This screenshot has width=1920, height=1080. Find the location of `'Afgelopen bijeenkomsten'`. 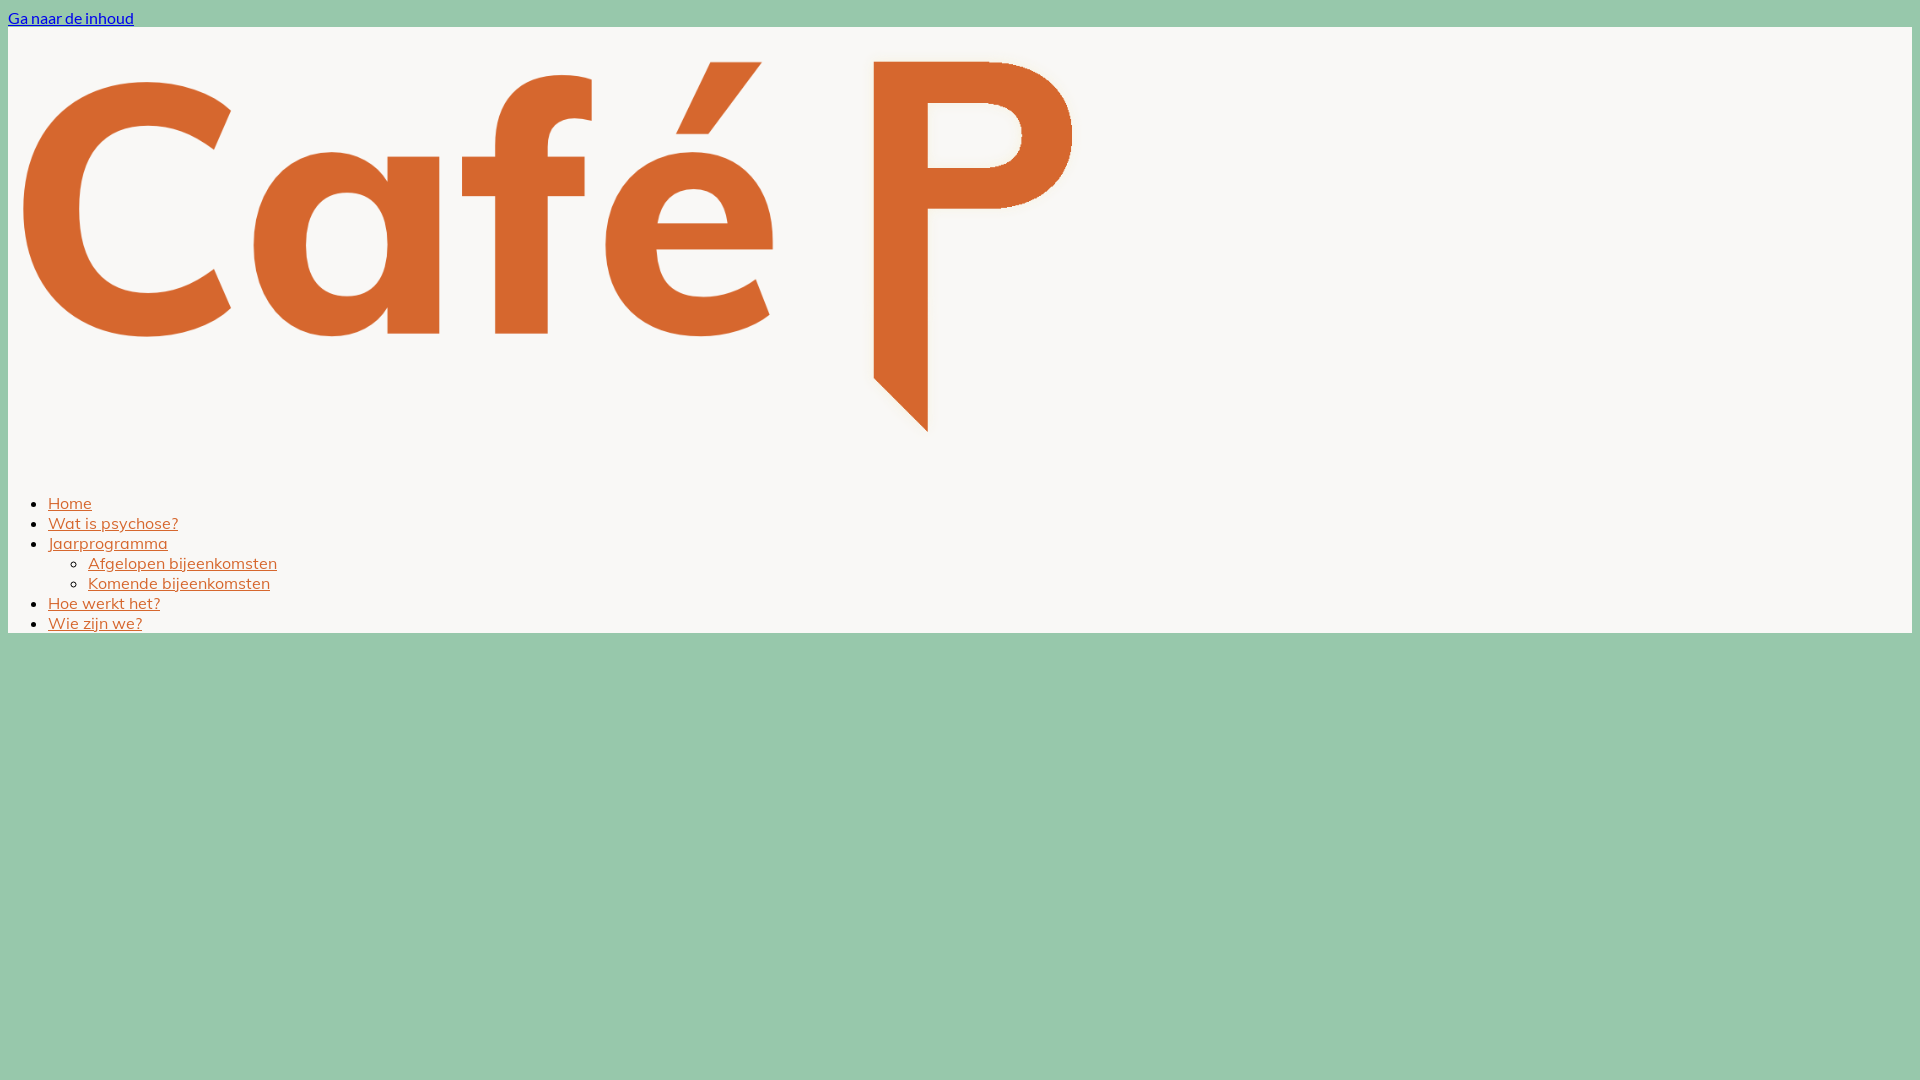

'Afgelopen bijeenkomsten' is located at coordinates (182, 563).